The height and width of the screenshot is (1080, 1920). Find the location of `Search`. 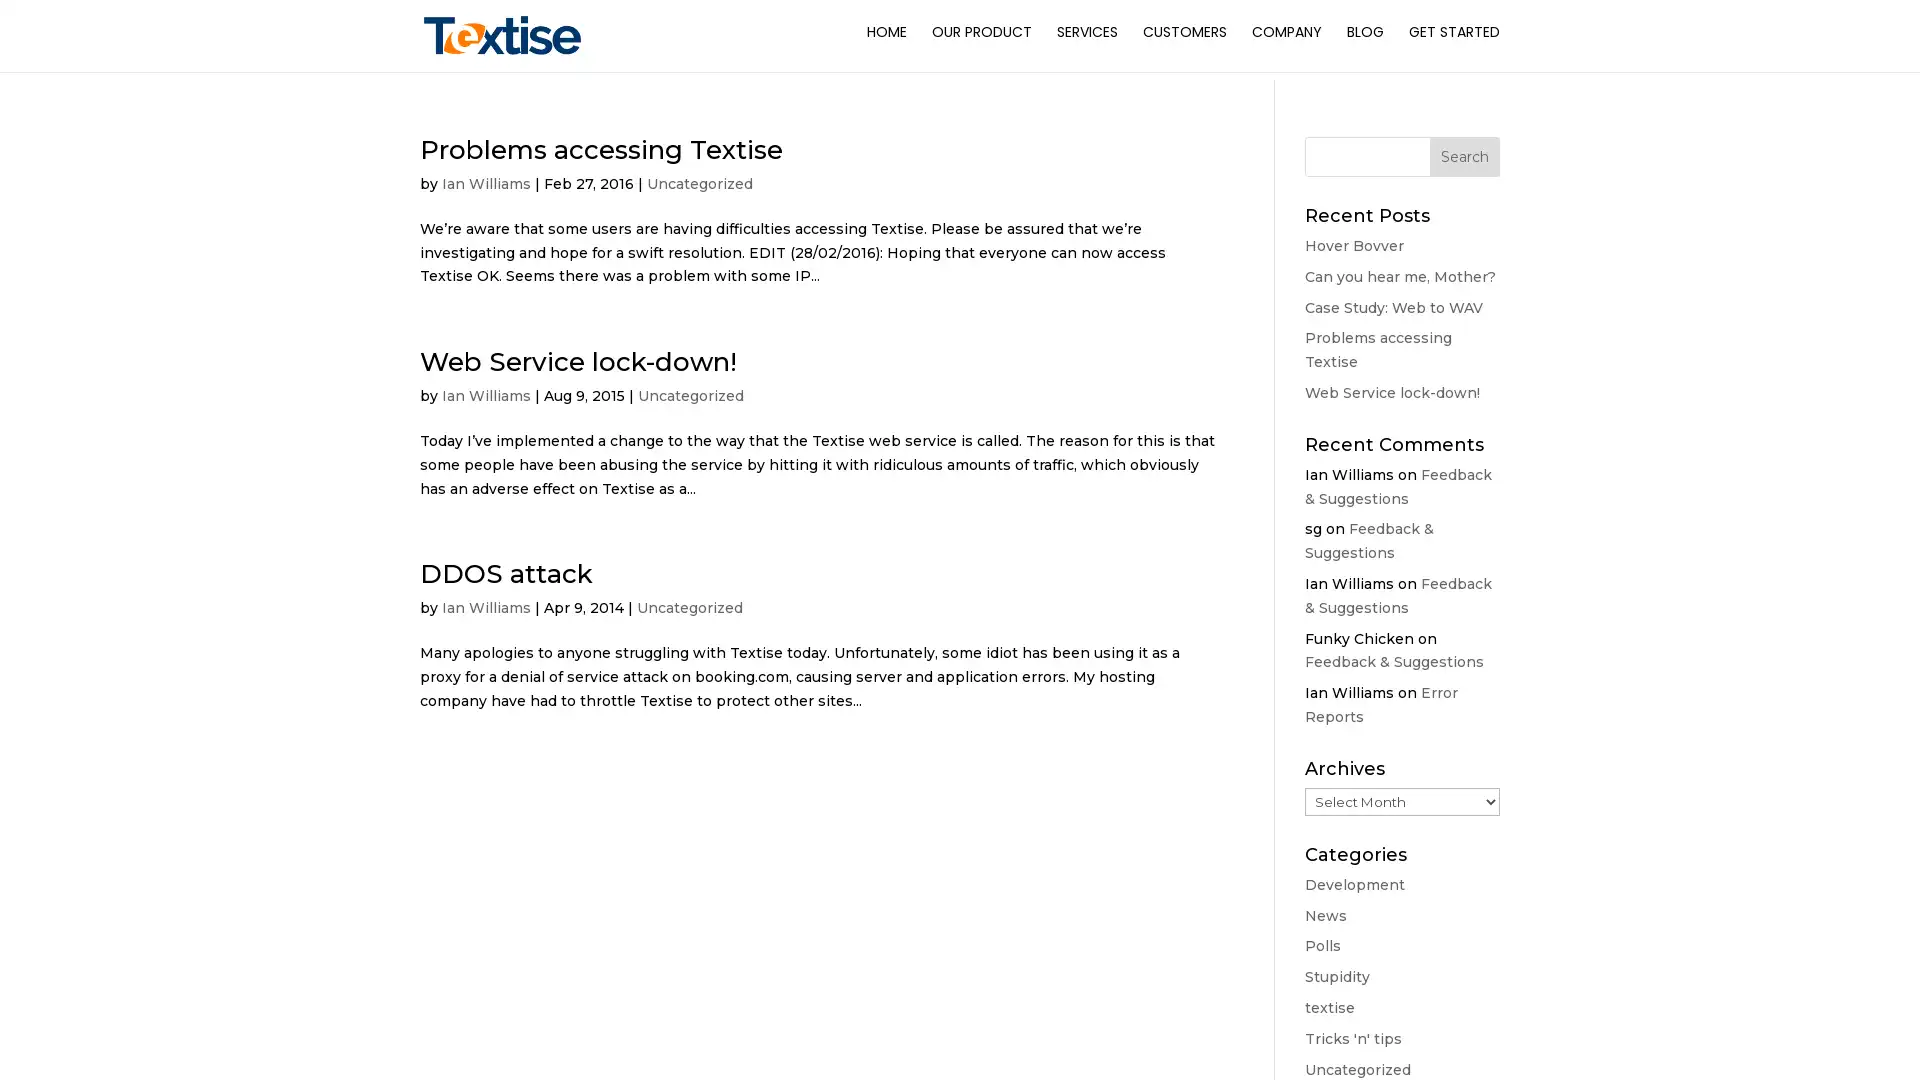

Search is located at coordinates (1464, 150).